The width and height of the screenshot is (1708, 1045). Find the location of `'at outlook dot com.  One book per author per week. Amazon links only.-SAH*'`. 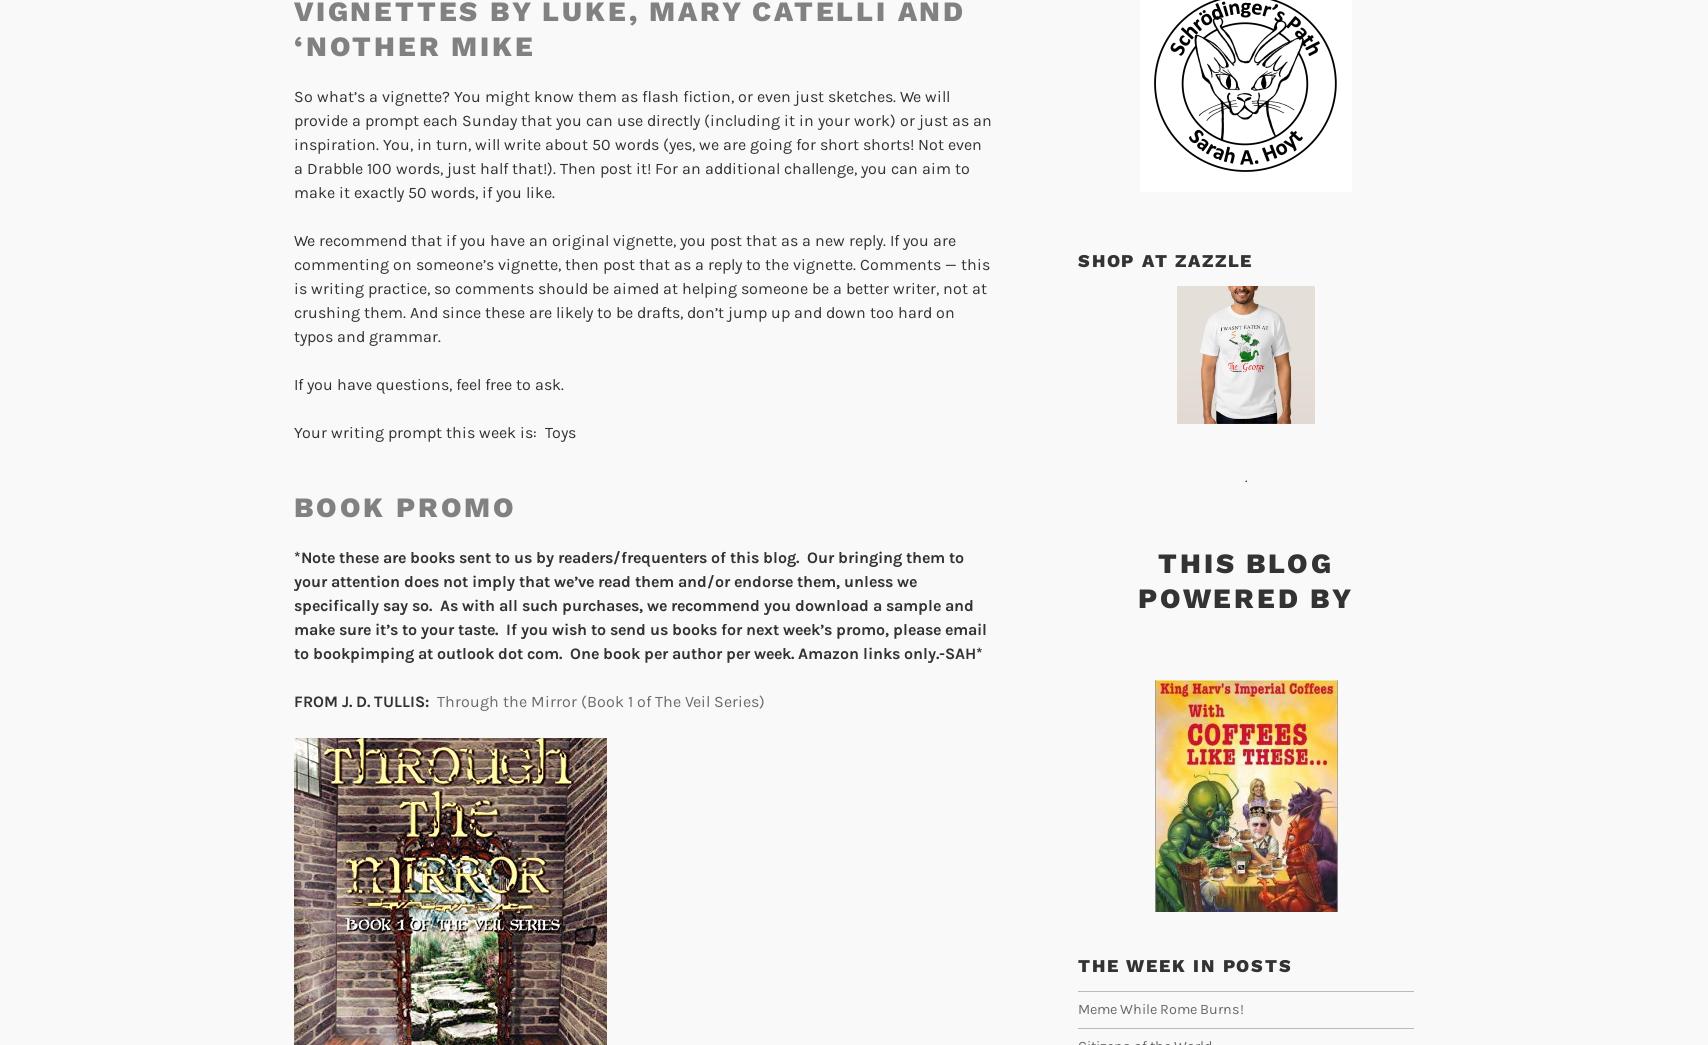

'at outlook dot com.  One book per author per week. Amazon links only.-SAH*' is located at coordinates (700, 653).